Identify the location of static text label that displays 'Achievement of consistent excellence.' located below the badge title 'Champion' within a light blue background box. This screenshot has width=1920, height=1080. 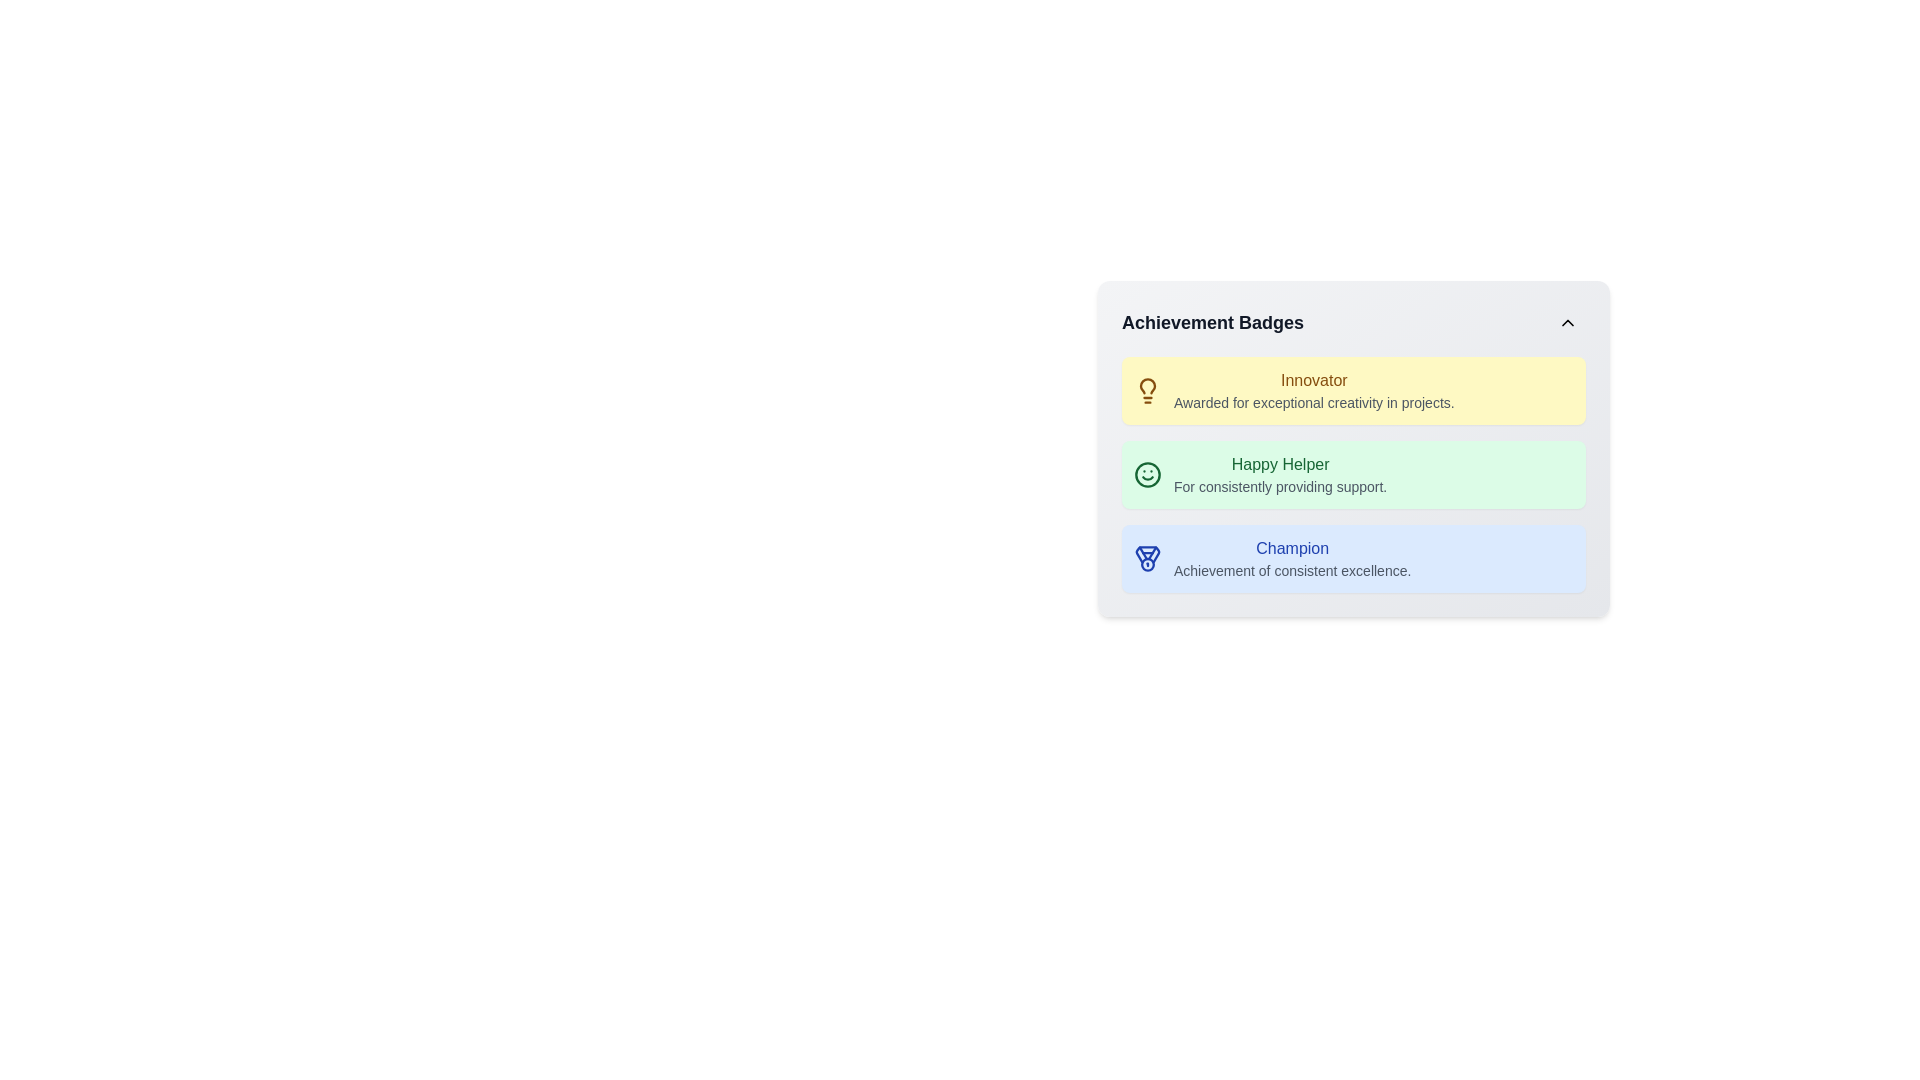
(1292, 570).